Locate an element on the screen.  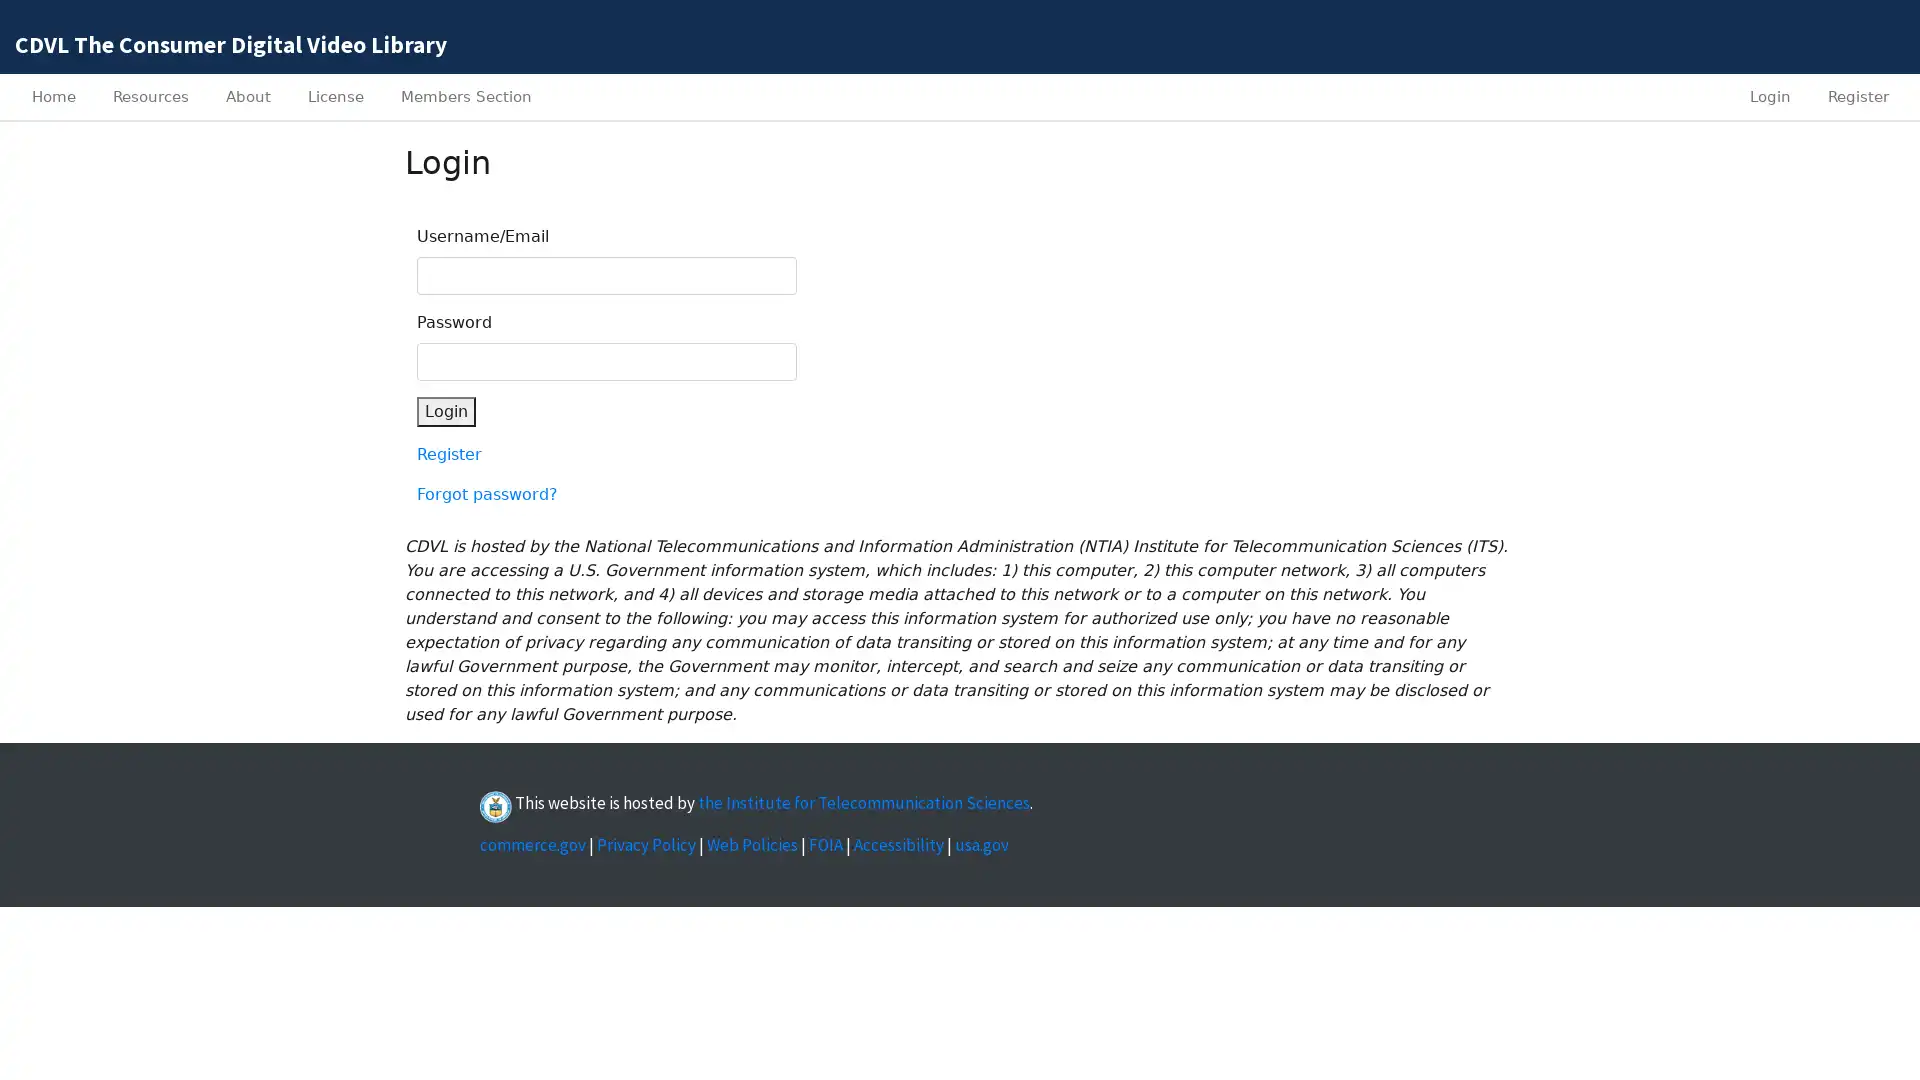
Login is located at coordinates (445, 411).